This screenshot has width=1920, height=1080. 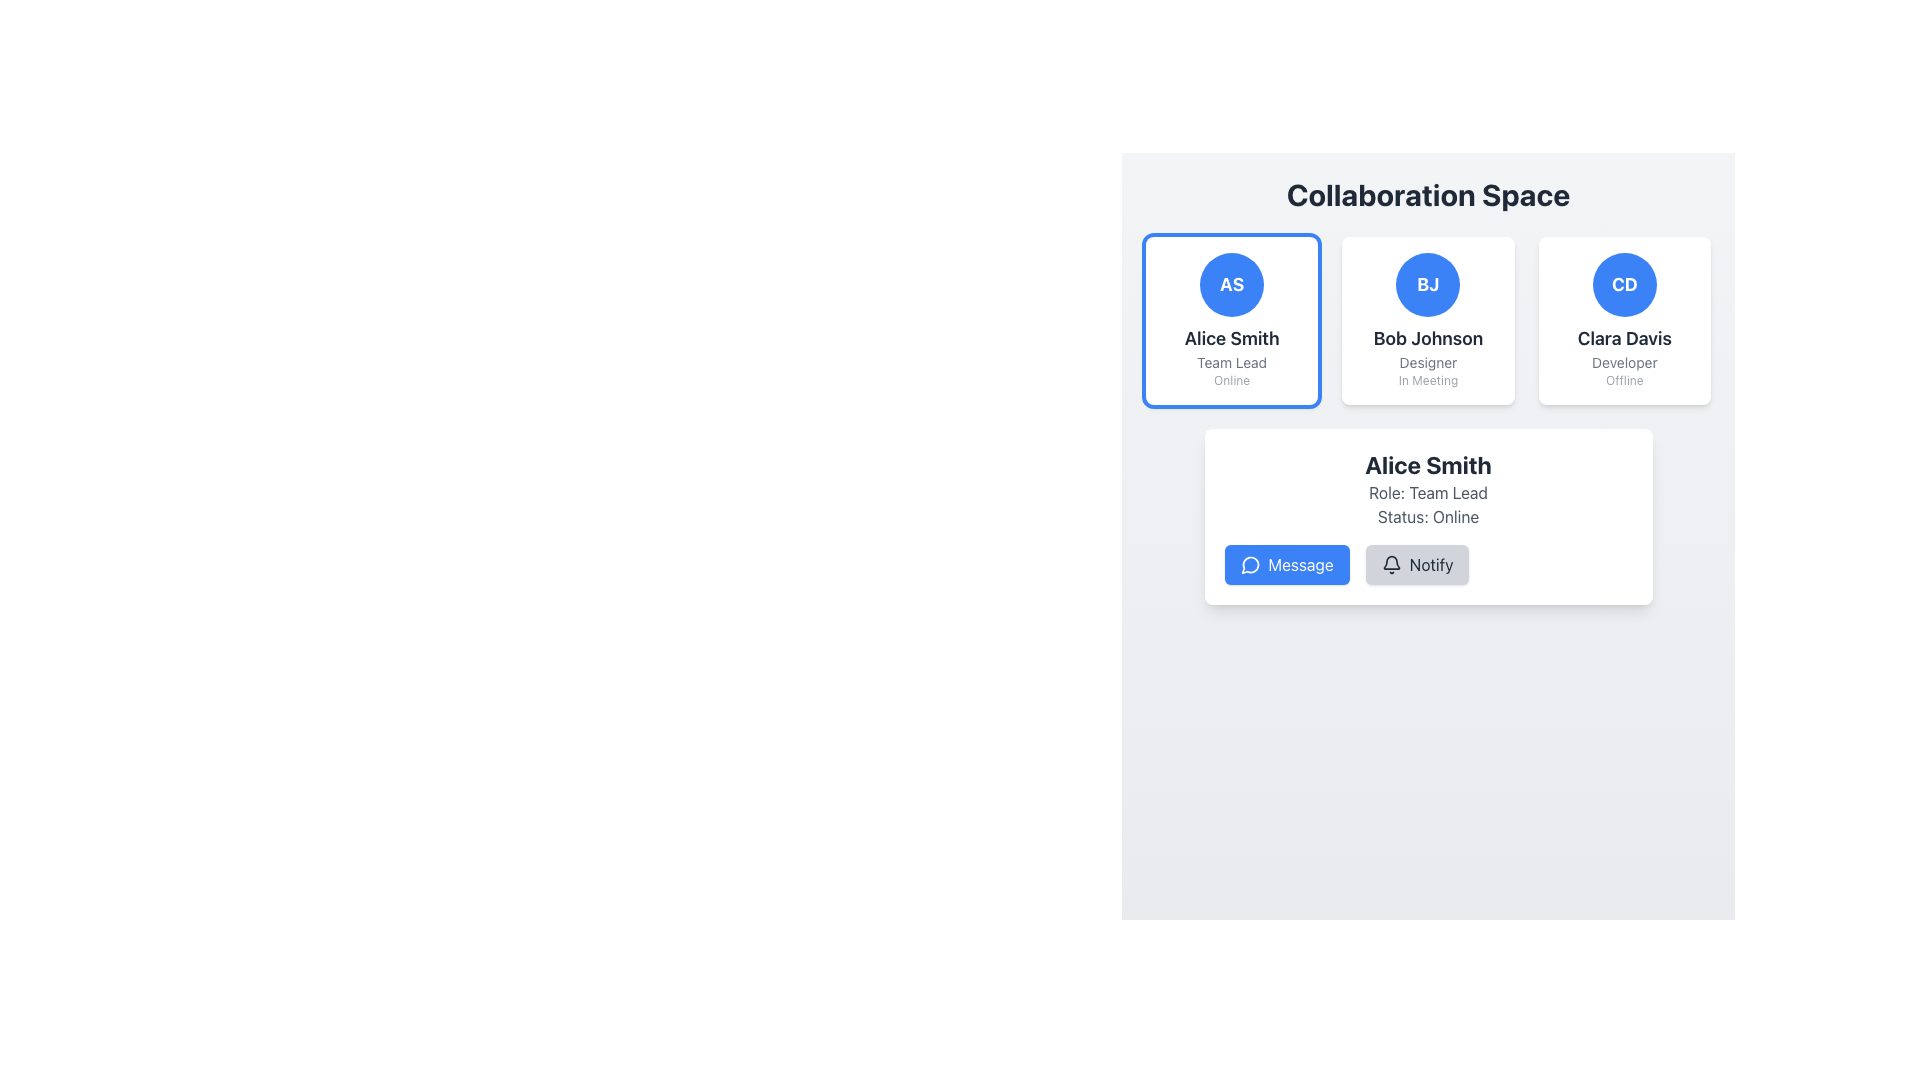 I want to click on the messaging button located in the bottom-left section of the interface for visual feedback, so click(x=1287, y=564).